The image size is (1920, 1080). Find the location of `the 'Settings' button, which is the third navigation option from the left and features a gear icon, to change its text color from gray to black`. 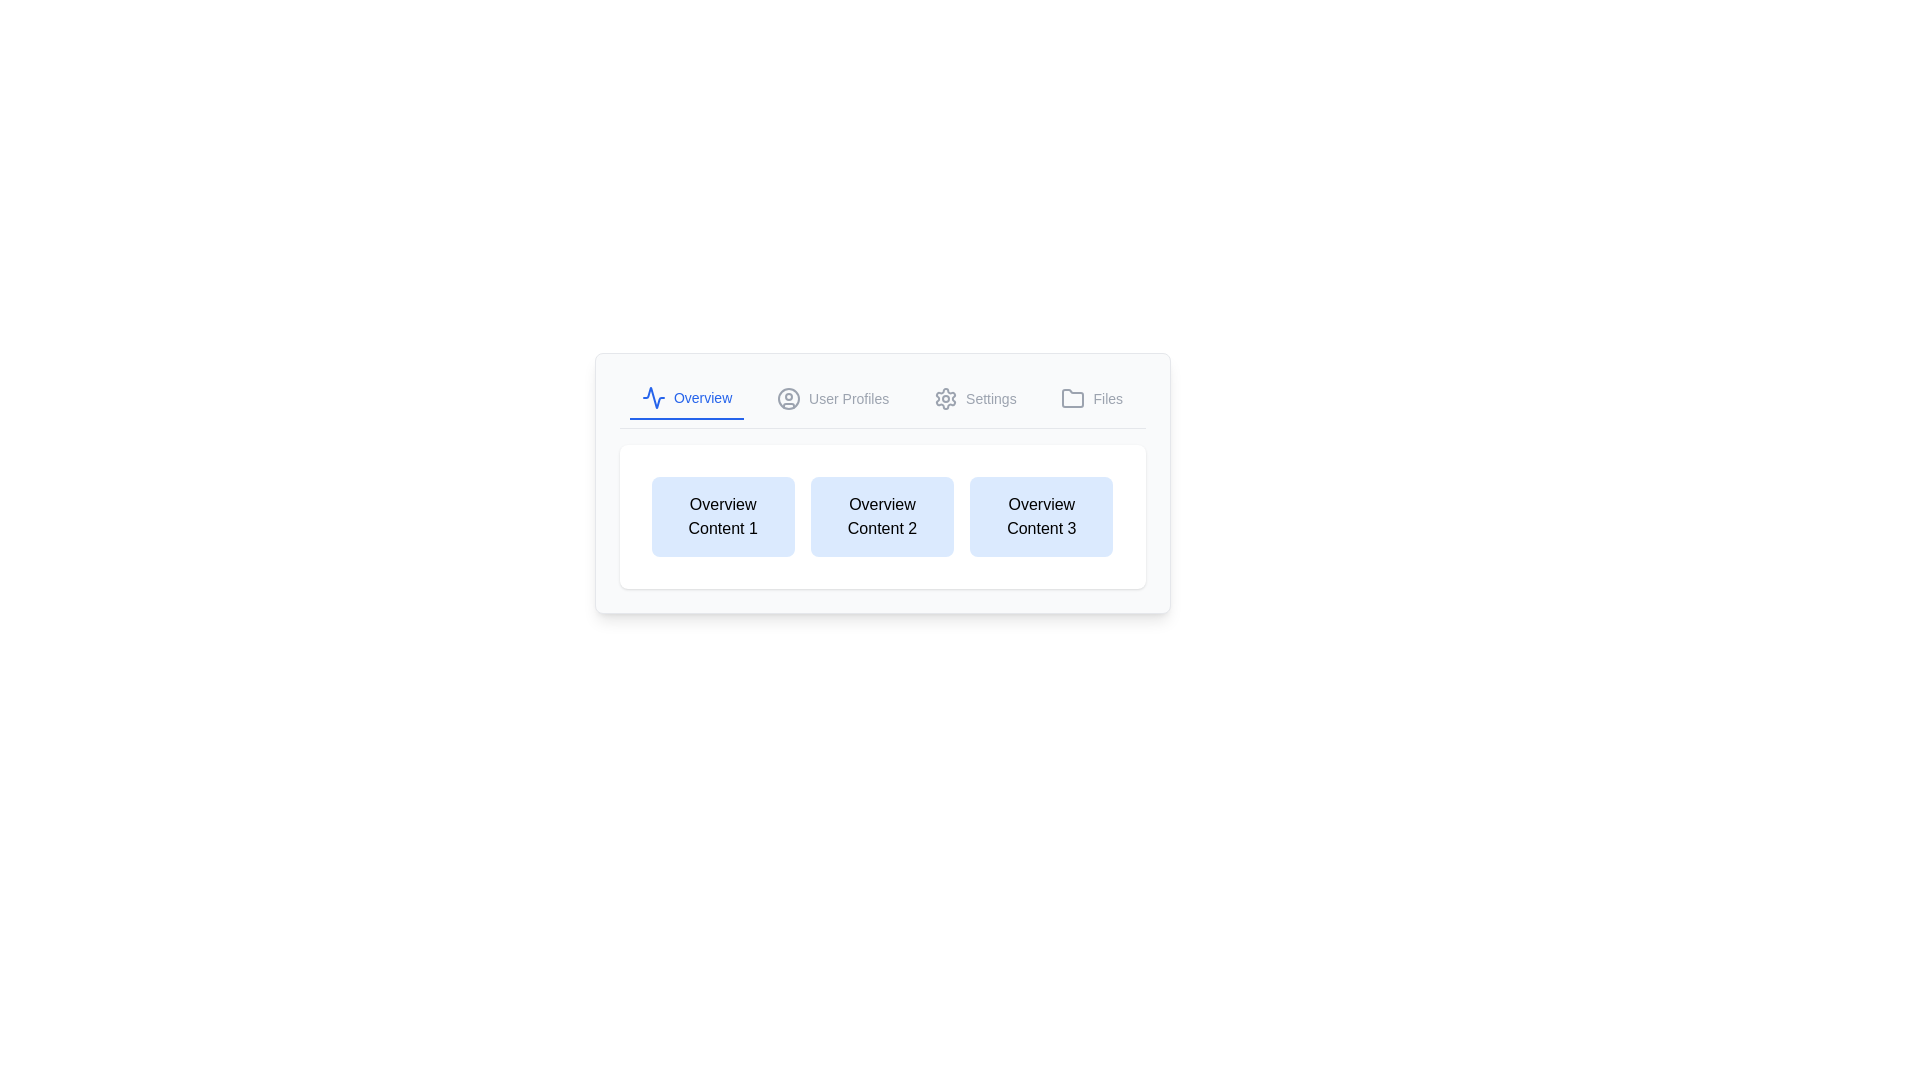

the 'Settings' button, which is the third navigation option from the left and features a gear icon, to change its text color from gray to black is located at coordinates (975, 398).